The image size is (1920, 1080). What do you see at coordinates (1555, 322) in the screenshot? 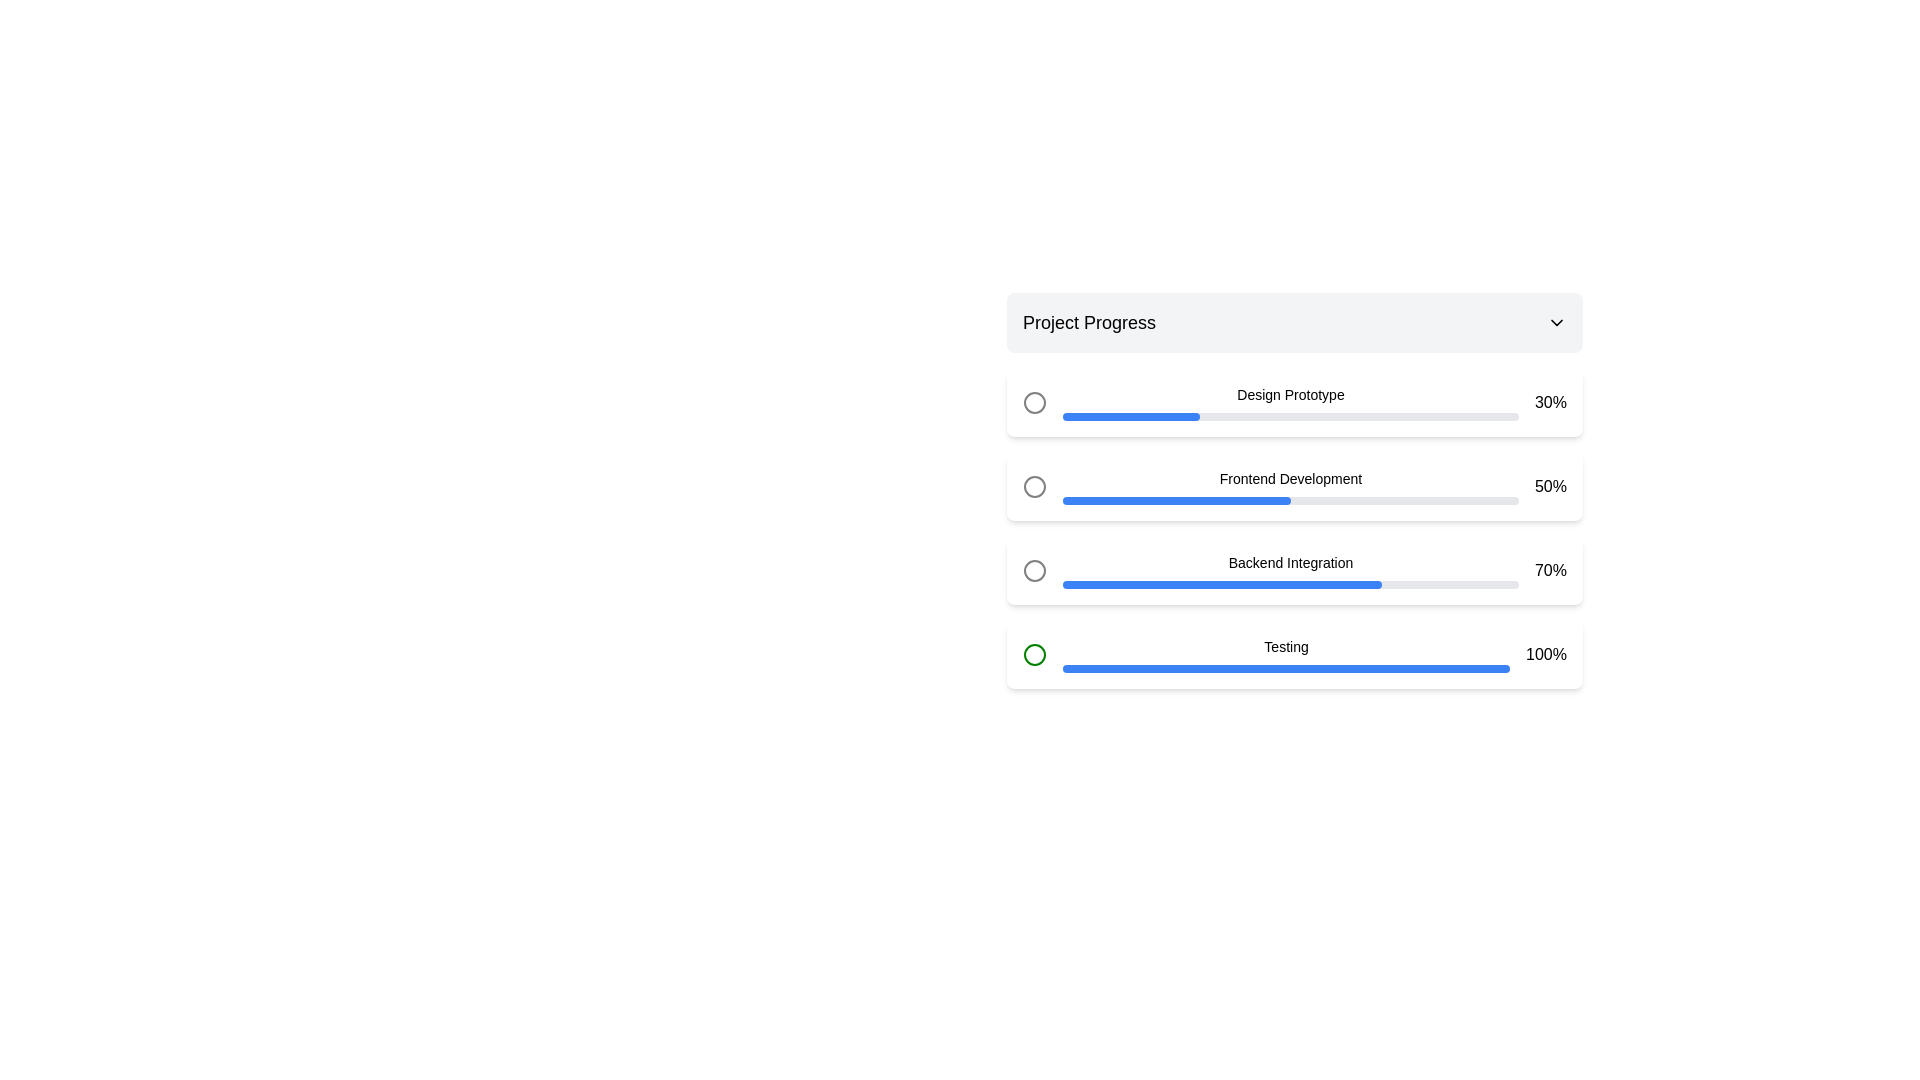
I see `the expand/collapse icon located at the rightmost edge of the 'Project Progress' header` at bounding box center [1555, 322].